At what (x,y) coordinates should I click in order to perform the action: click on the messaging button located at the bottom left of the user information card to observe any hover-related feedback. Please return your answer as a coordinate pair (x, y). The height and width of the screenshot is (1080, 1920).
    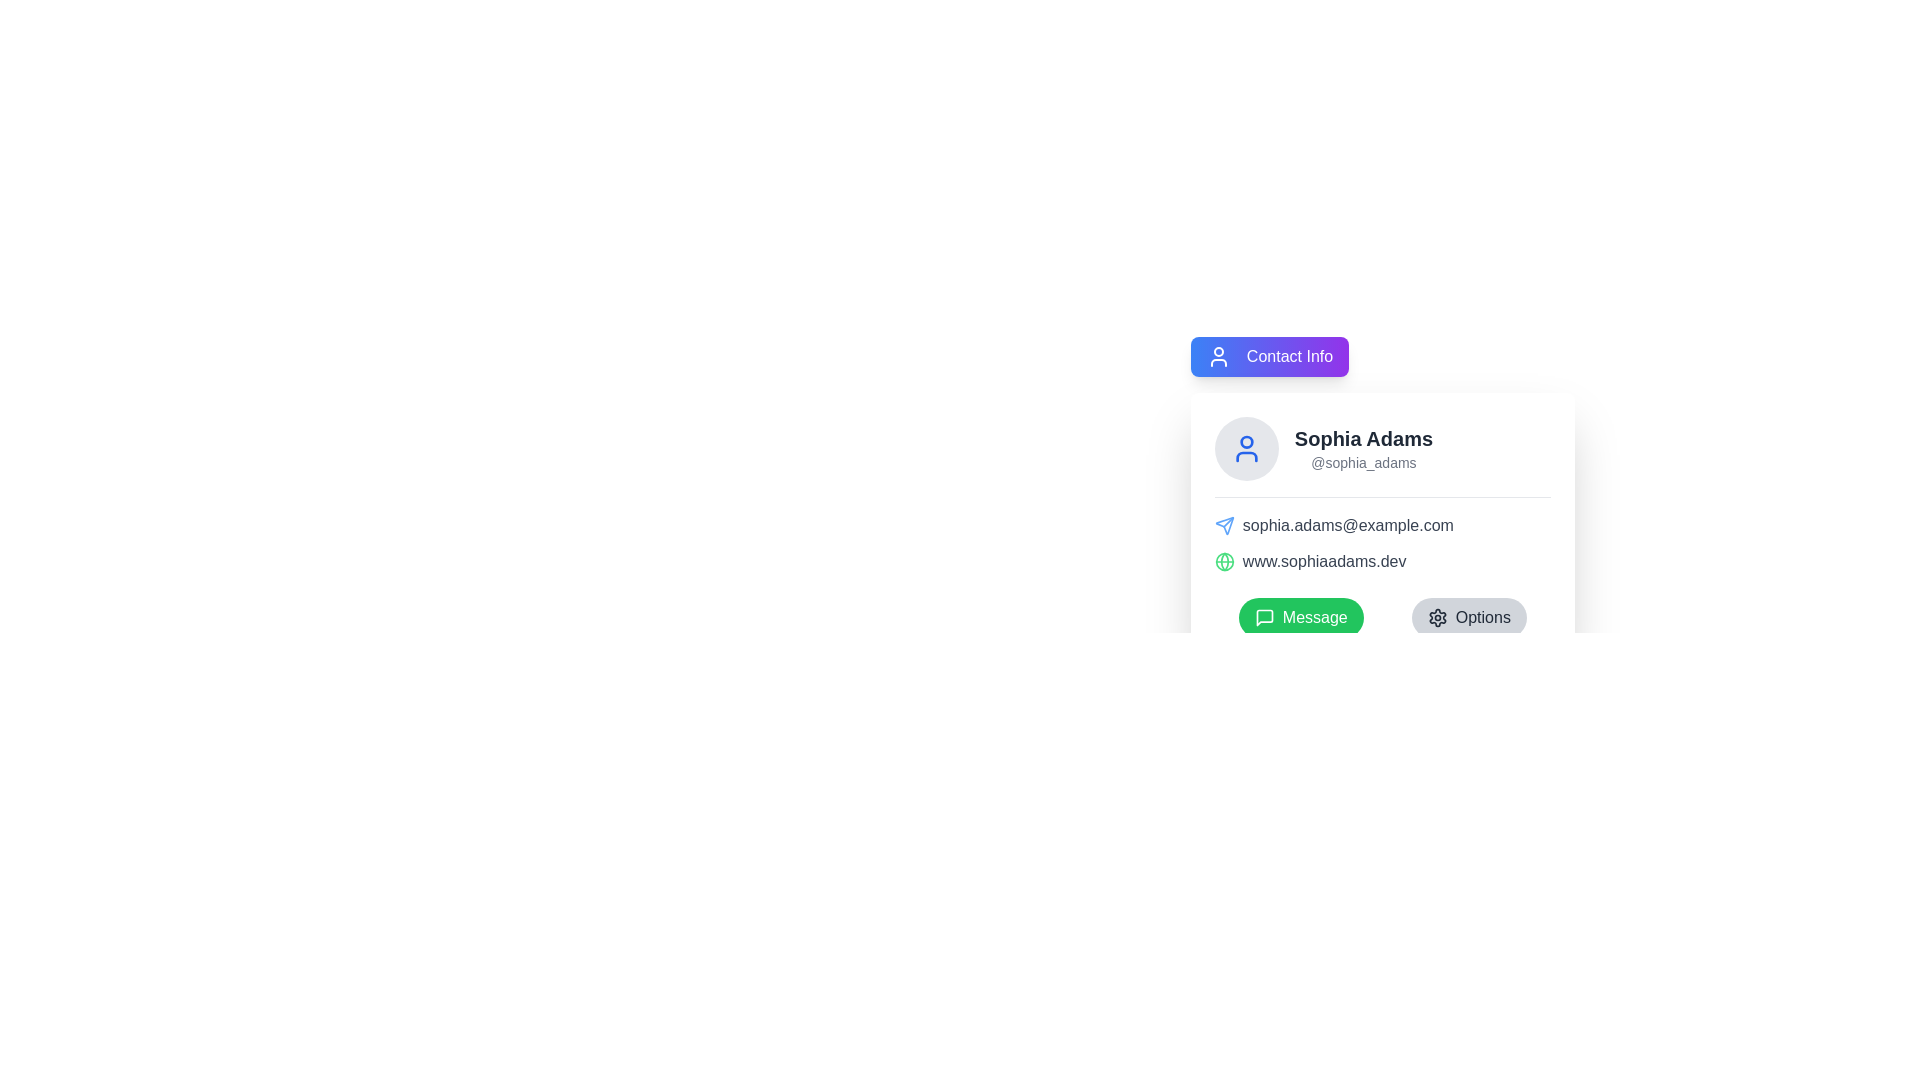
    Looking at the image, I should click on (1301, 616).